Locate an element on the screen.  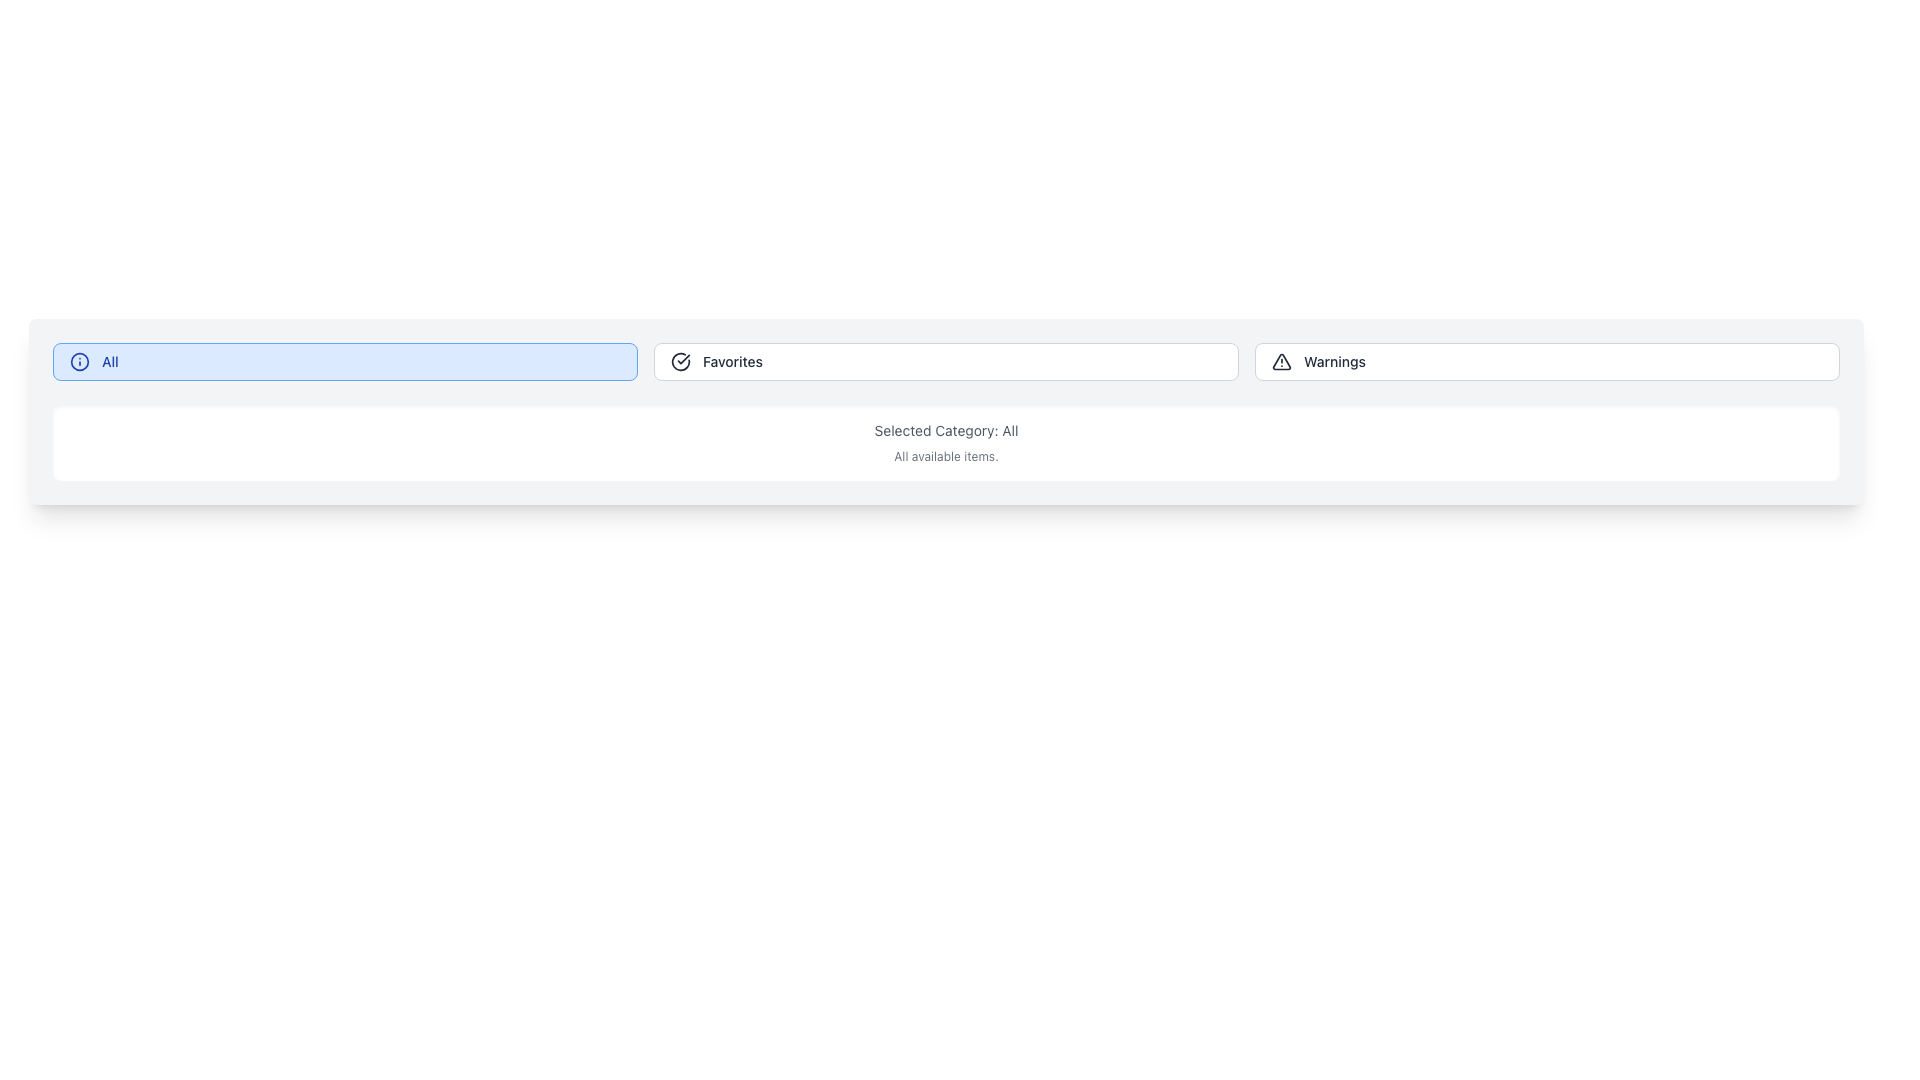
the first button on the left within the three-section group to filter all items is located at coordinates (345, 362).